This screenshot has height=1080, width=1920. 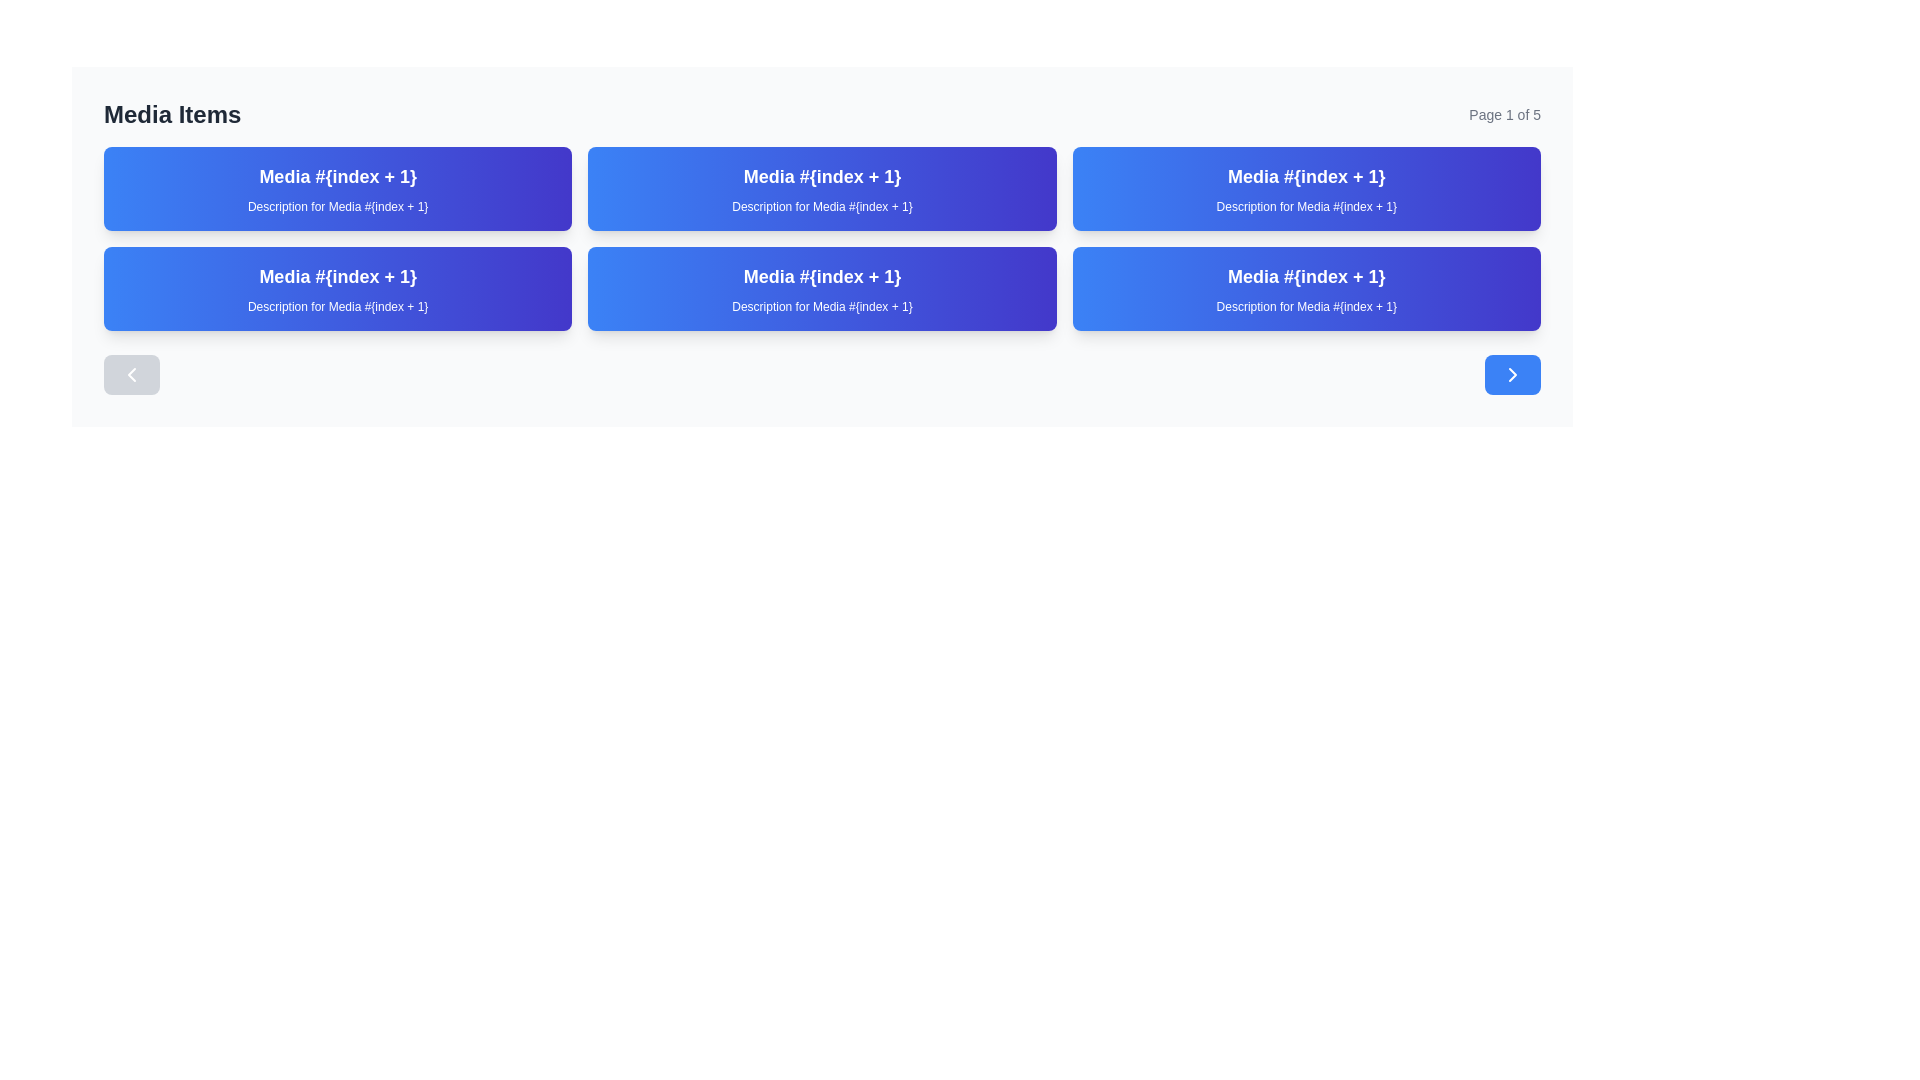 I want to click on the textual element displaying 'Media #{index + 1}', which is styled in a larger font size and bold weight, located within a gradient background box in the second row and fourth column of the grid layout, so click(x=1306, y=277).